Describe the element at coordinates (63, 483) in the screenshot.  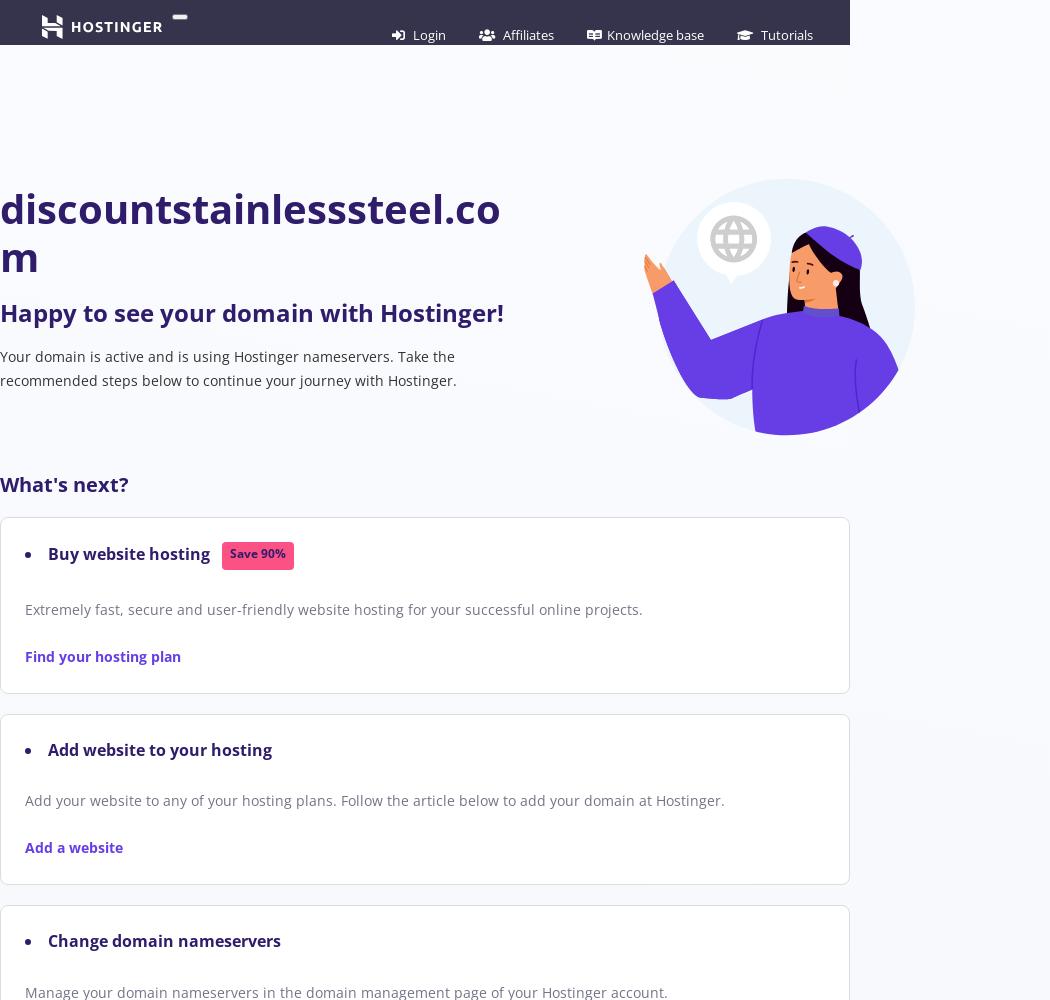
I see `'What's next?'` at that location.